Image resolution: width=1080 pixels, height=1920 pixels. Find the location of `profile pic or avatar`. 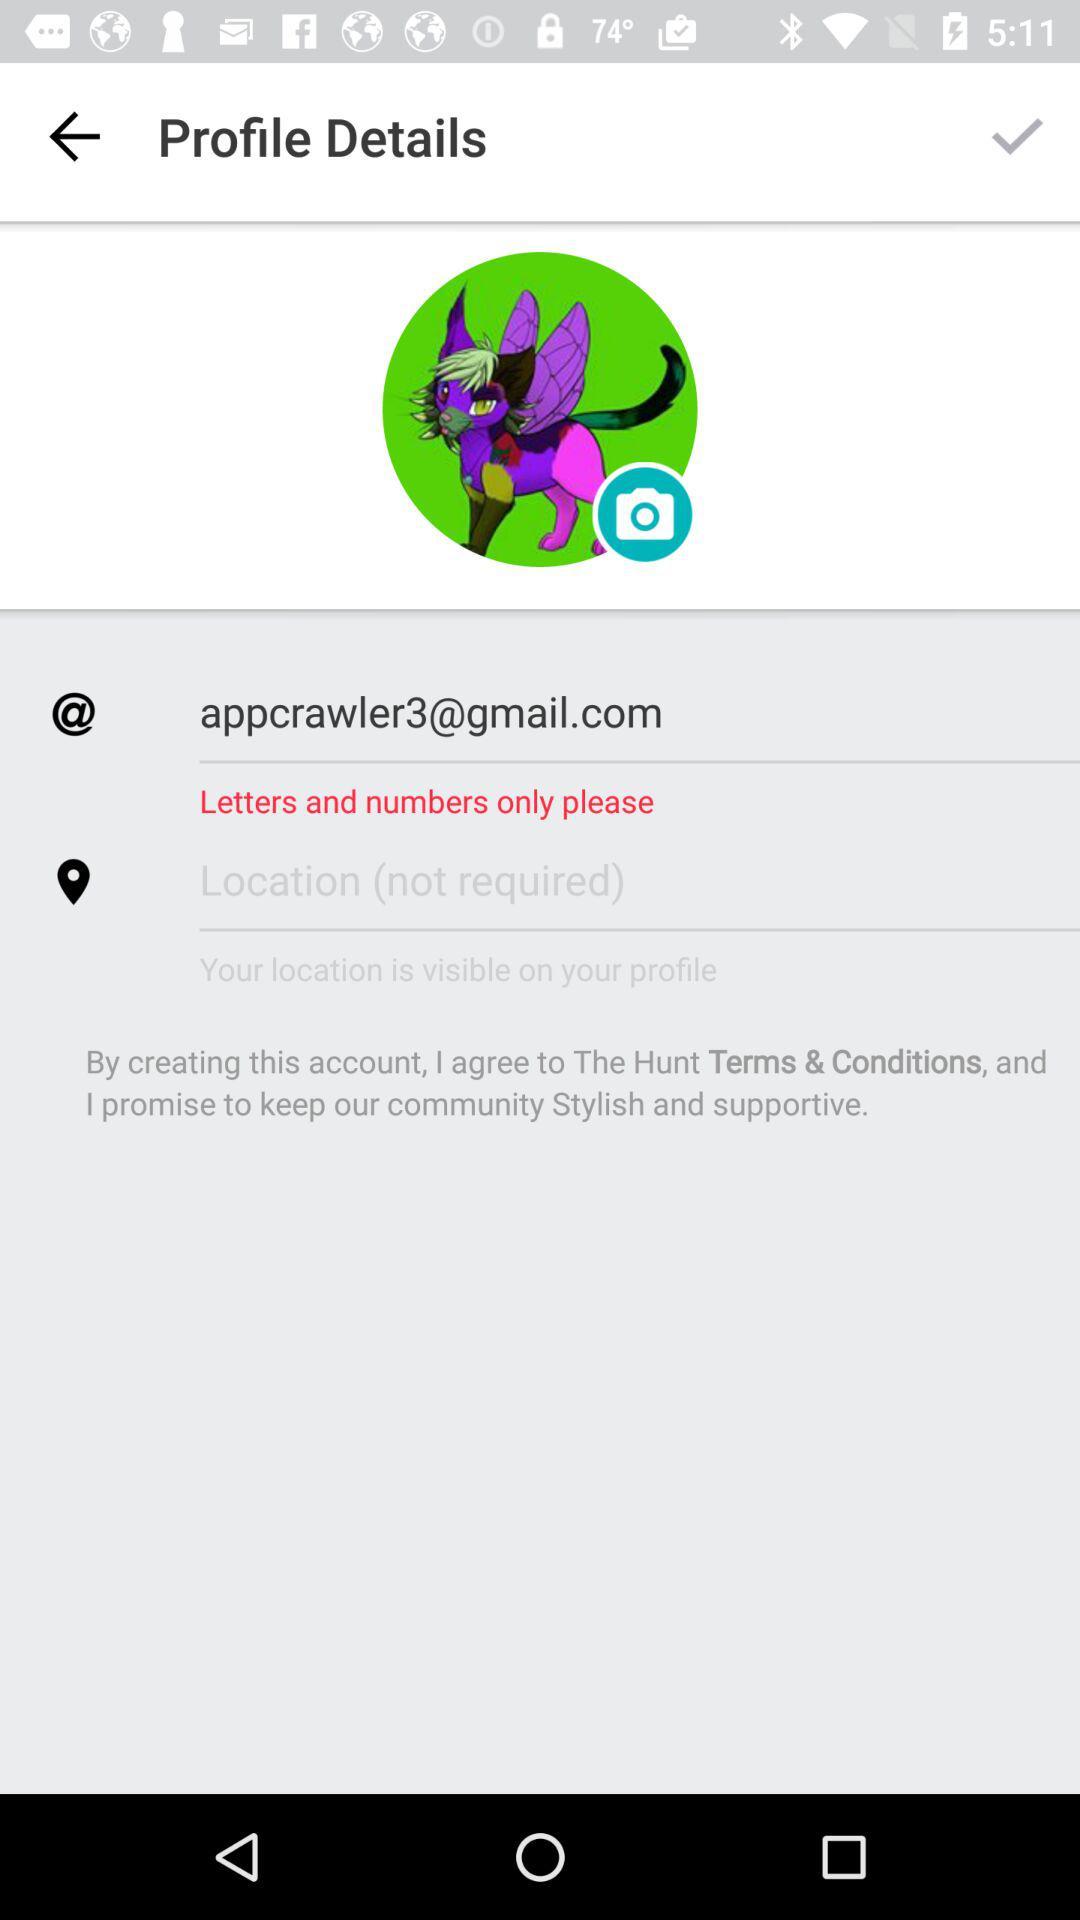

profile pic or avatar is located at coordinates (540, 408).